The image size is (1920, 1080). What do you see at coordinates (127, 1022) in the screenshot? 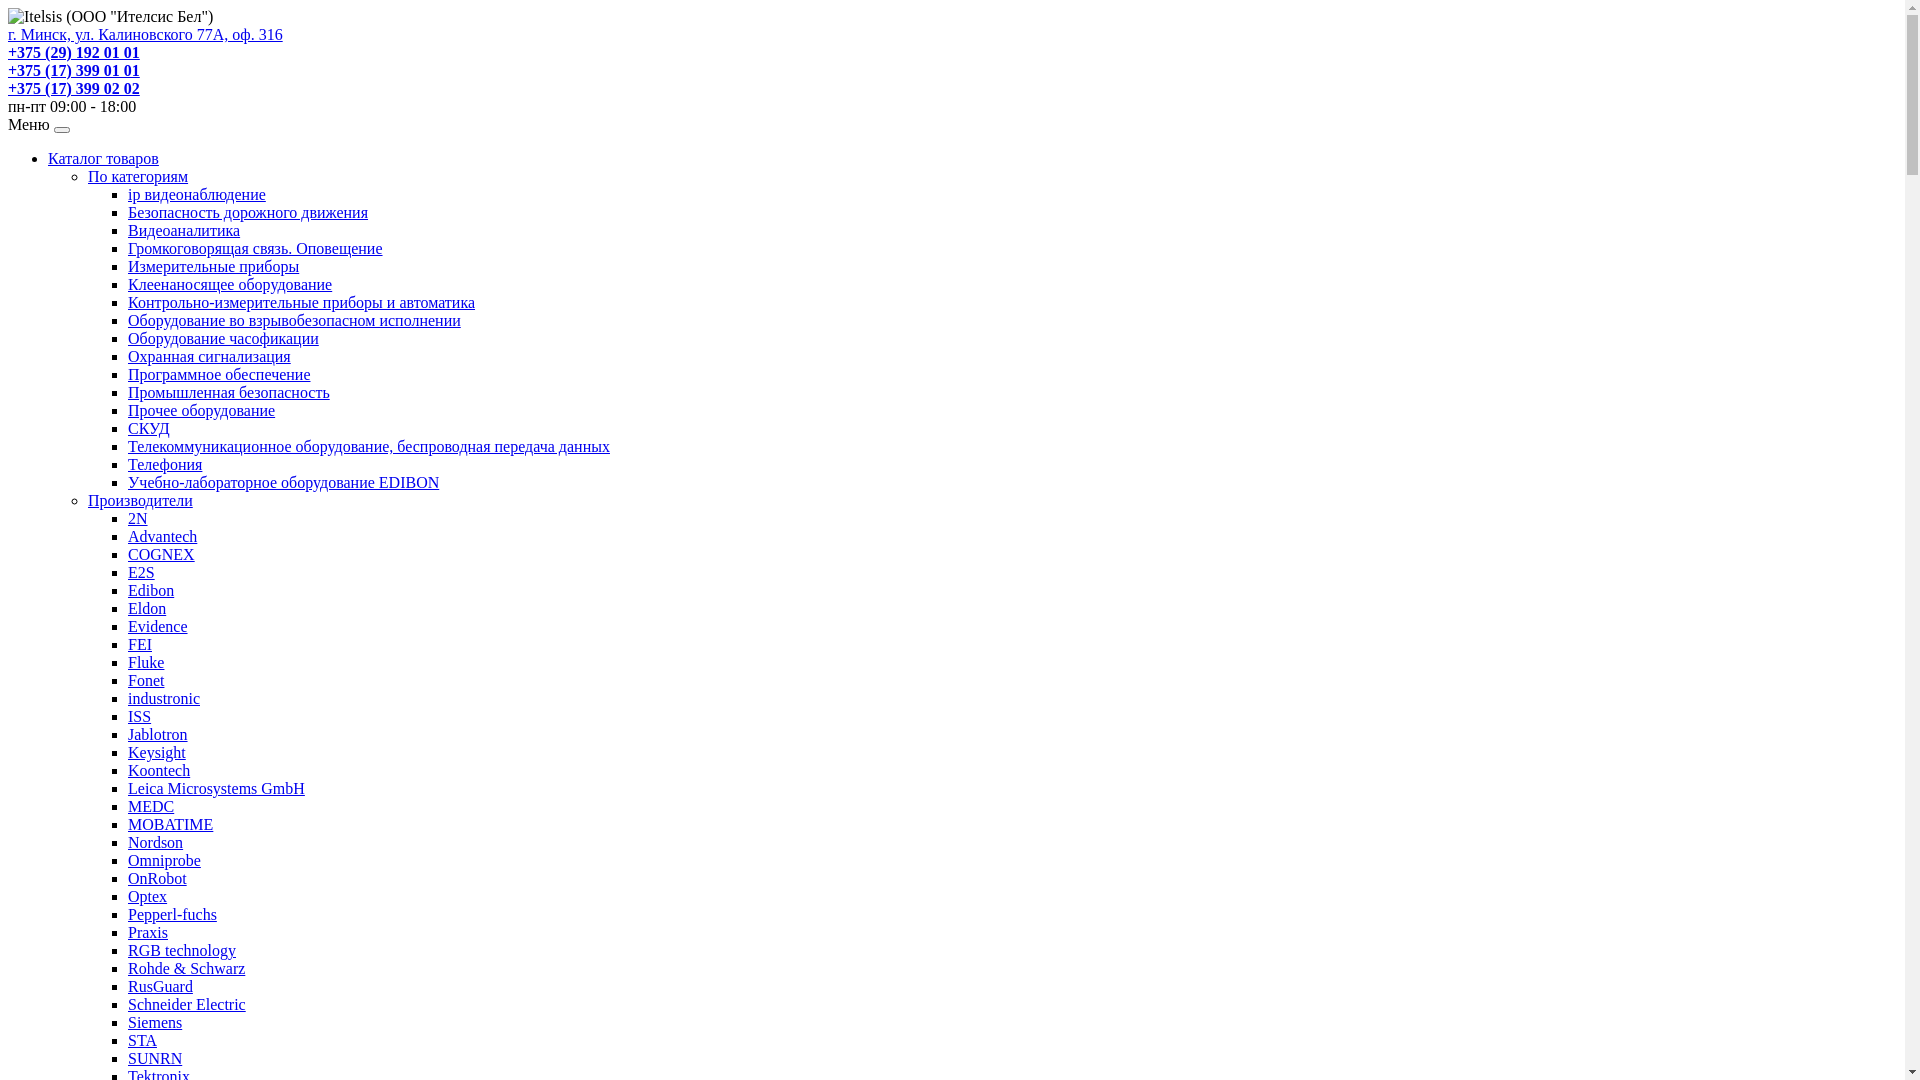
I see `'Siemens'` at bounding box center [127, 1022].